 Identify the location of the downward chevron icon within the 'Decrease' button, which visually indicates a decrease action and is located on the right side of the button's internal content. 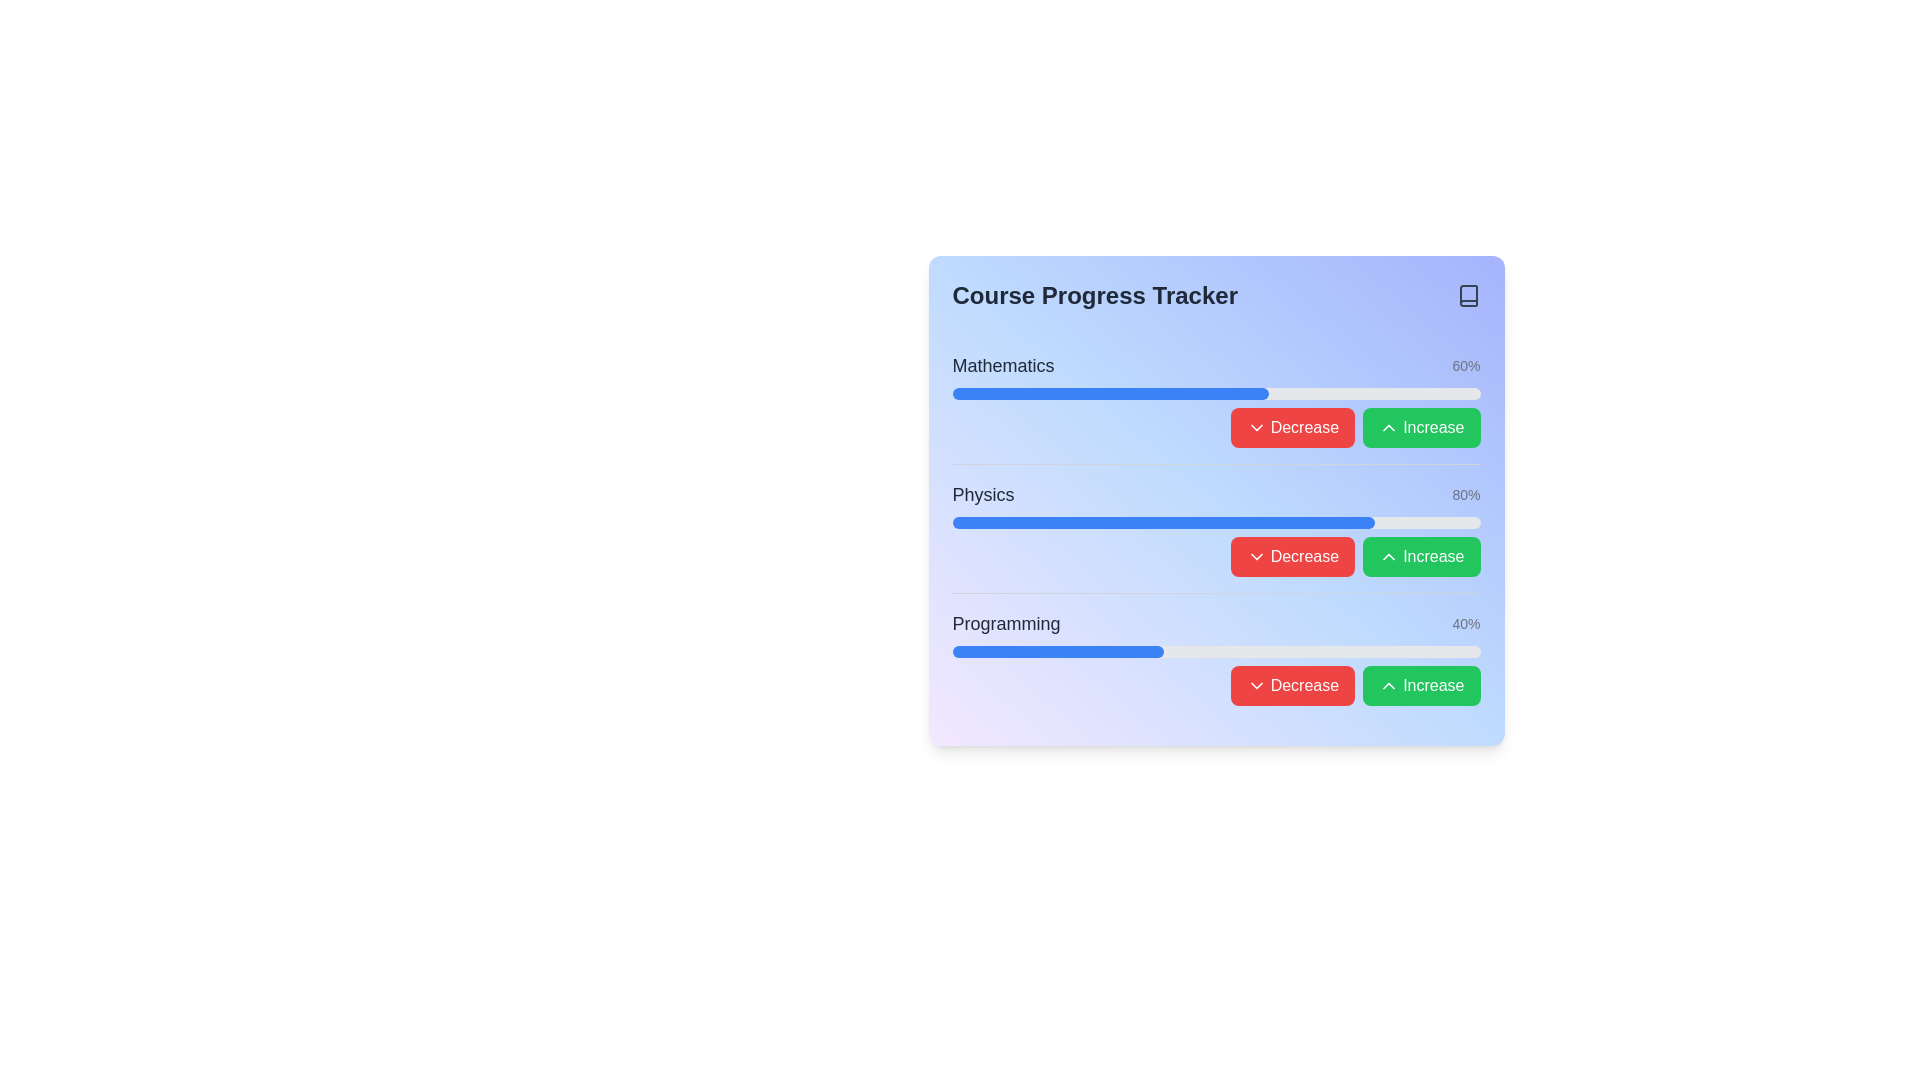
(1255, 427).